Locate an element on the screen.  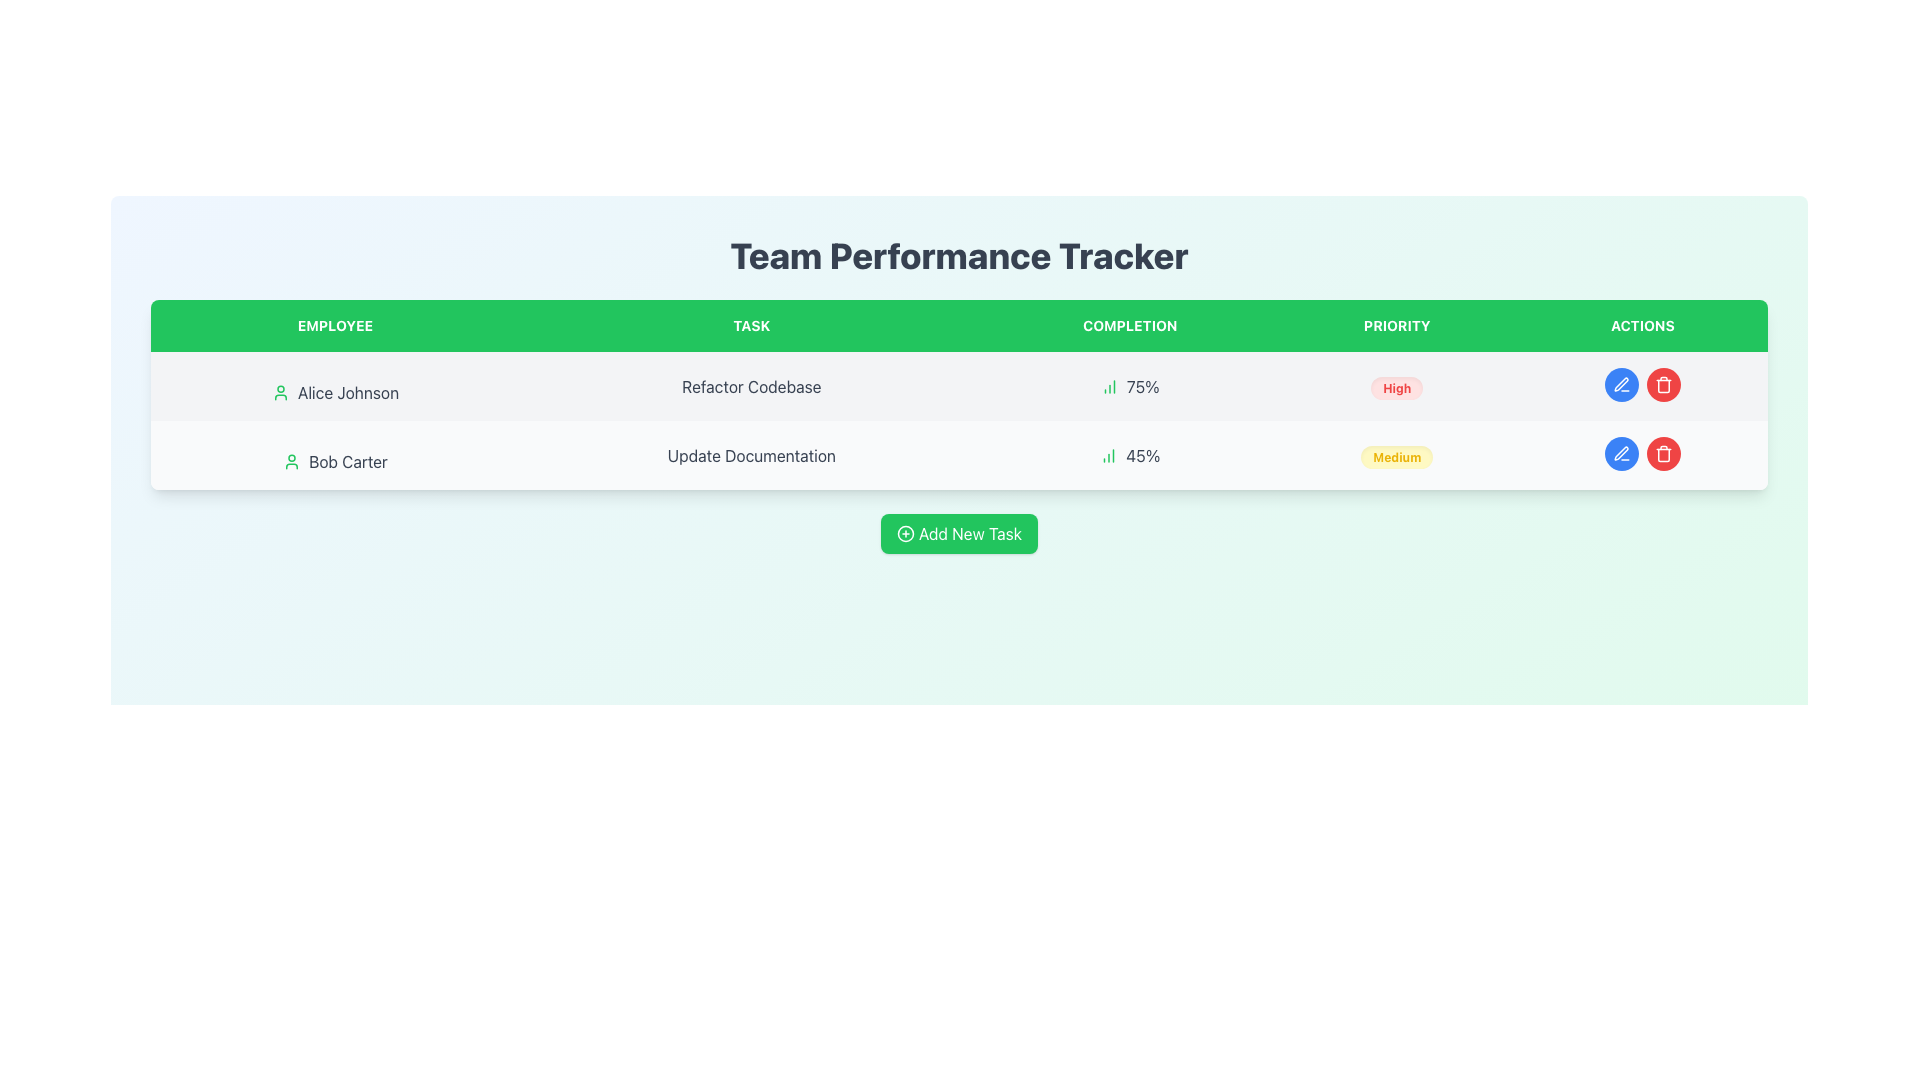
the 'Add New Task' button, which is a green rectangular button with a '+' icon and white text, located at the bottom of the main interface section is located at coordinates (958, 532).